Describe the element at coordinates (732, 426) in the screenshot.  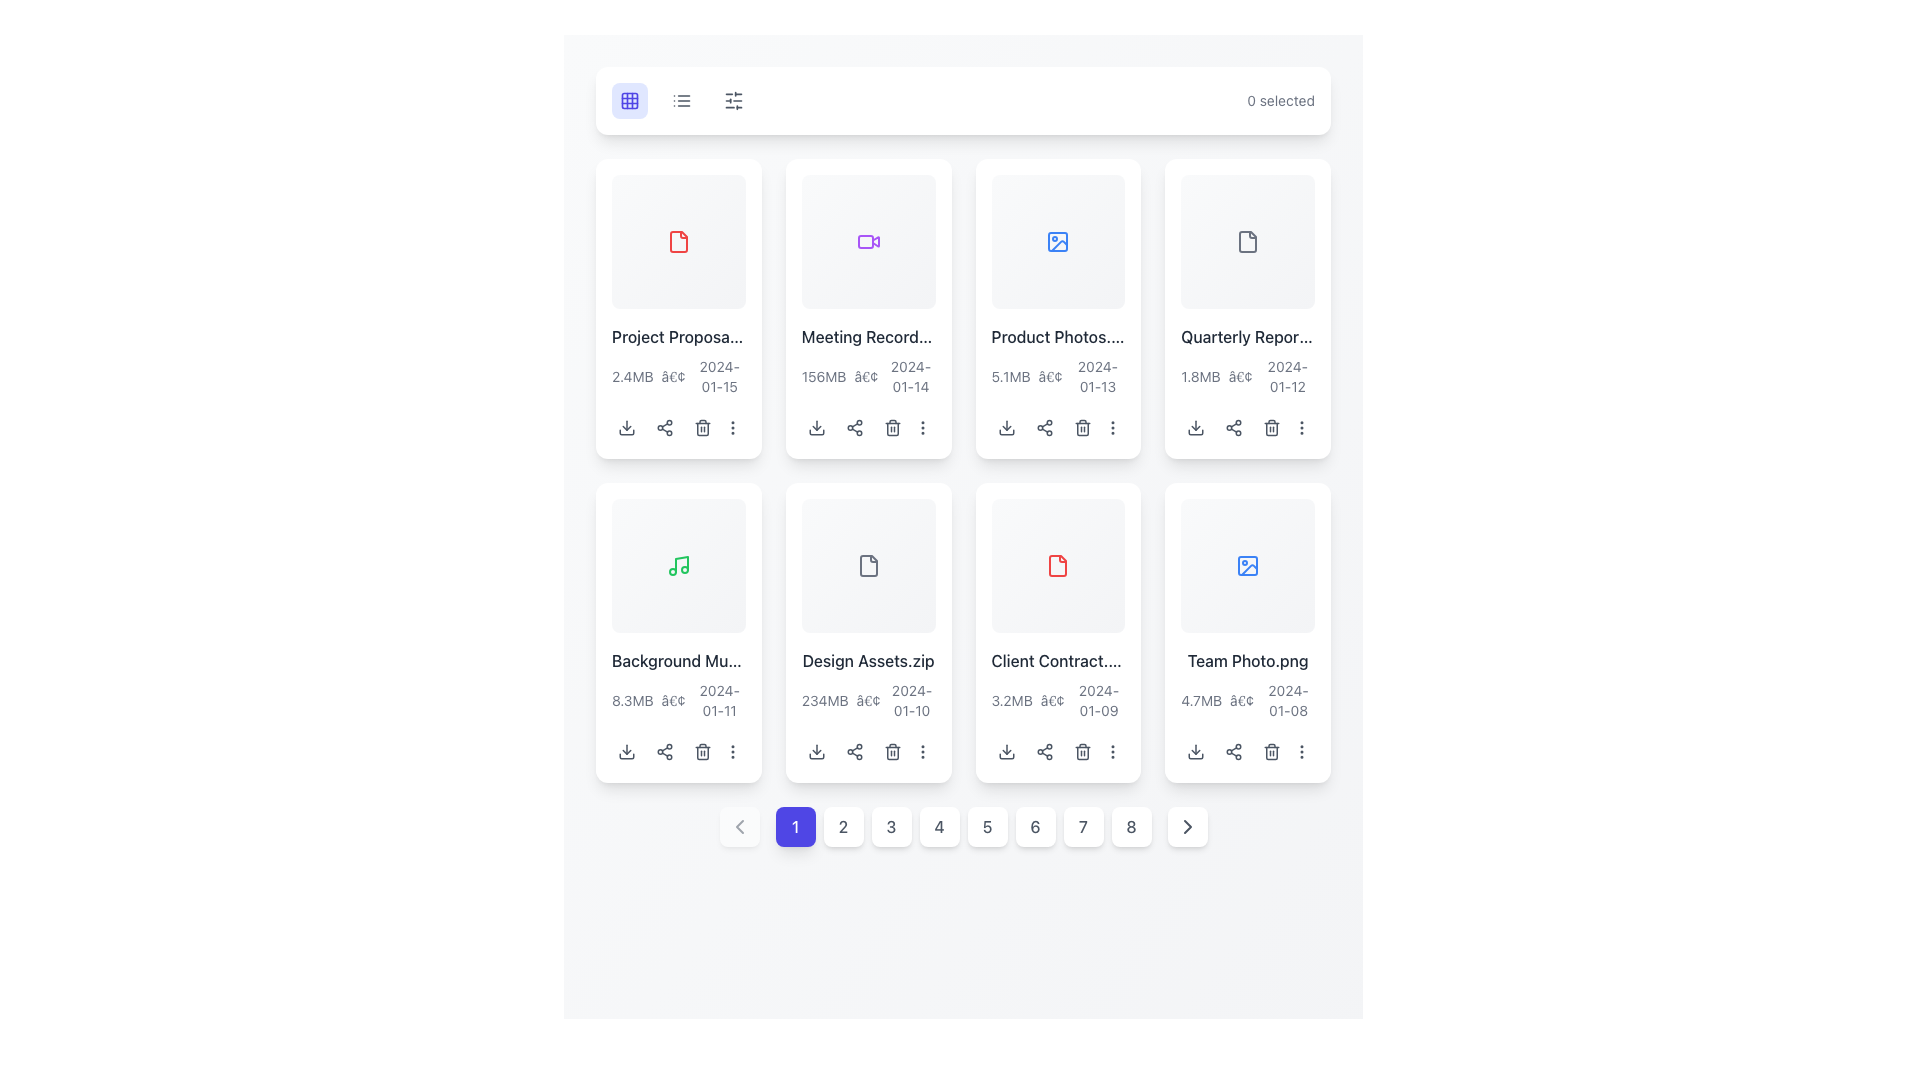
I see `the vertical ellipsis icon located at the bottom right corner of the card` at that location.